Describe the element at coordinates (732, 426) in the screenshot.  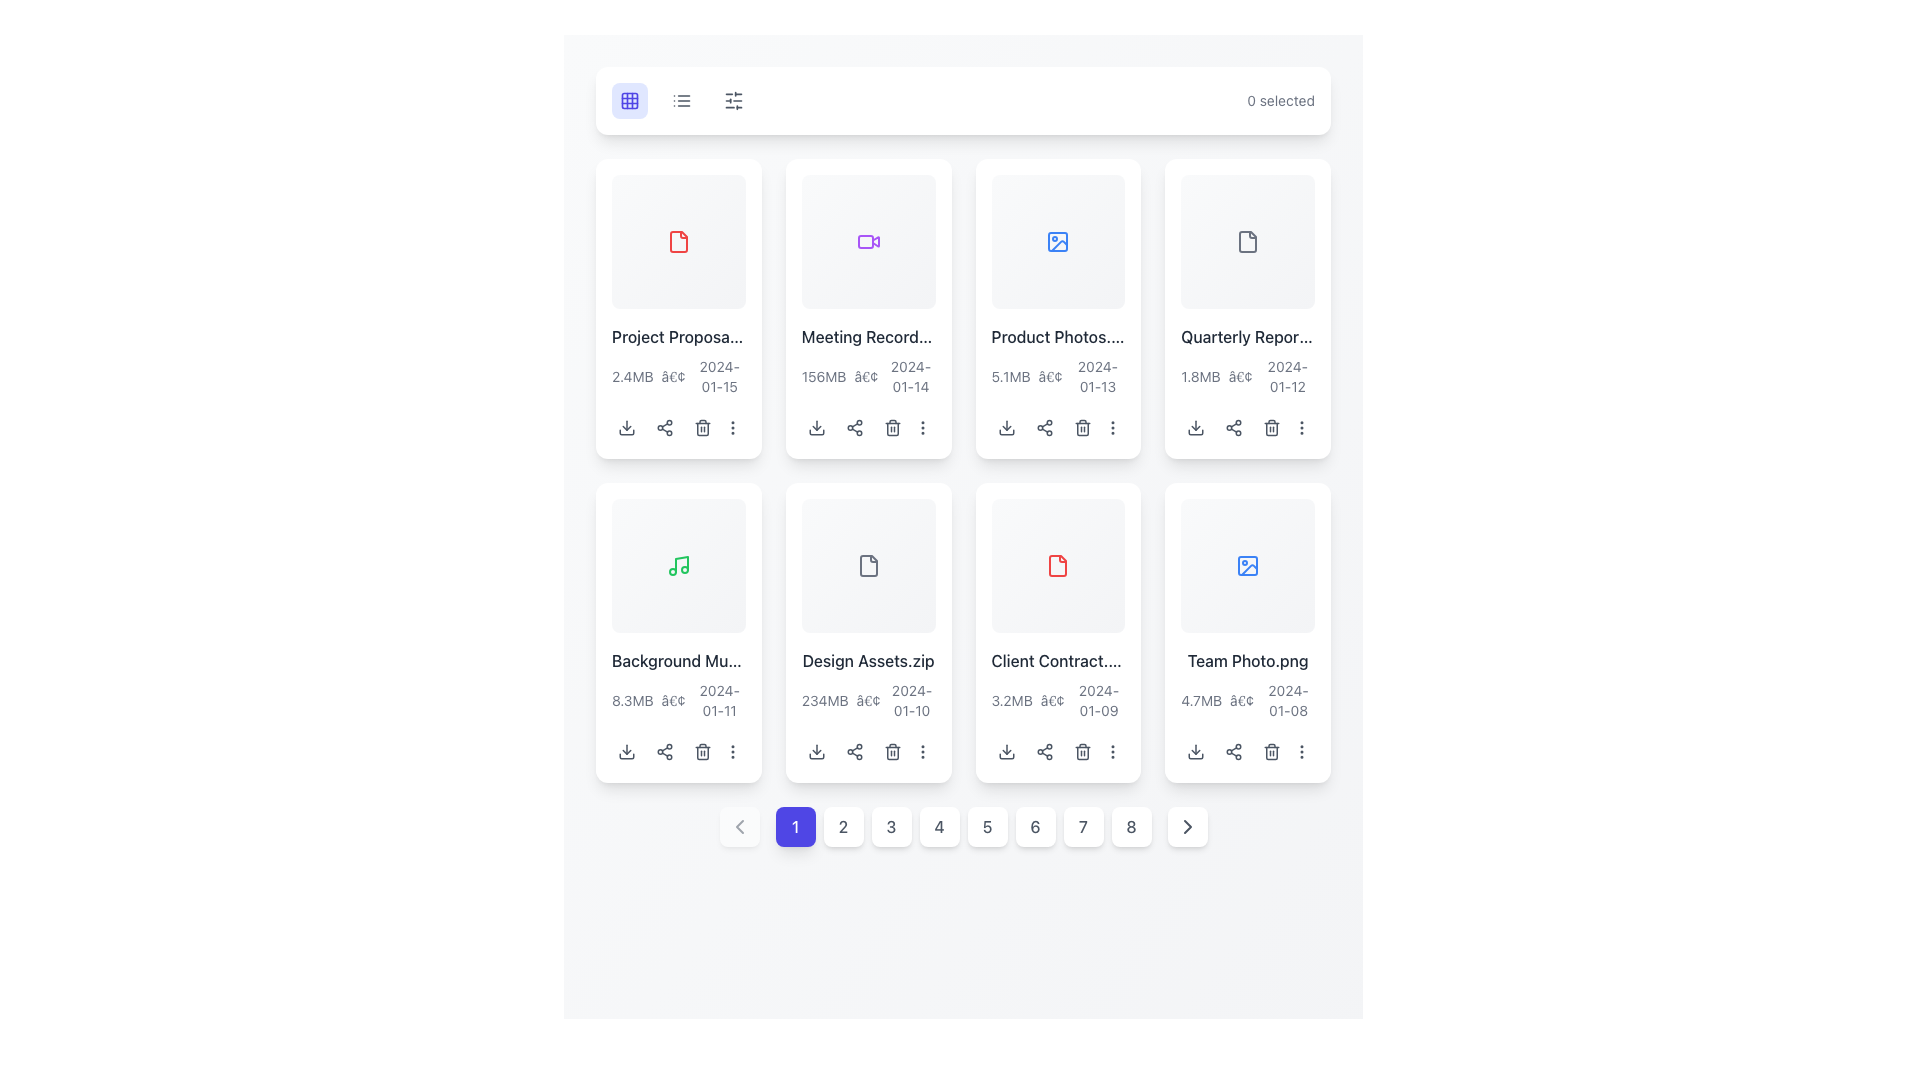
I see `the vertical ellipsis icon located at the bottom right corner of the card` at that location.